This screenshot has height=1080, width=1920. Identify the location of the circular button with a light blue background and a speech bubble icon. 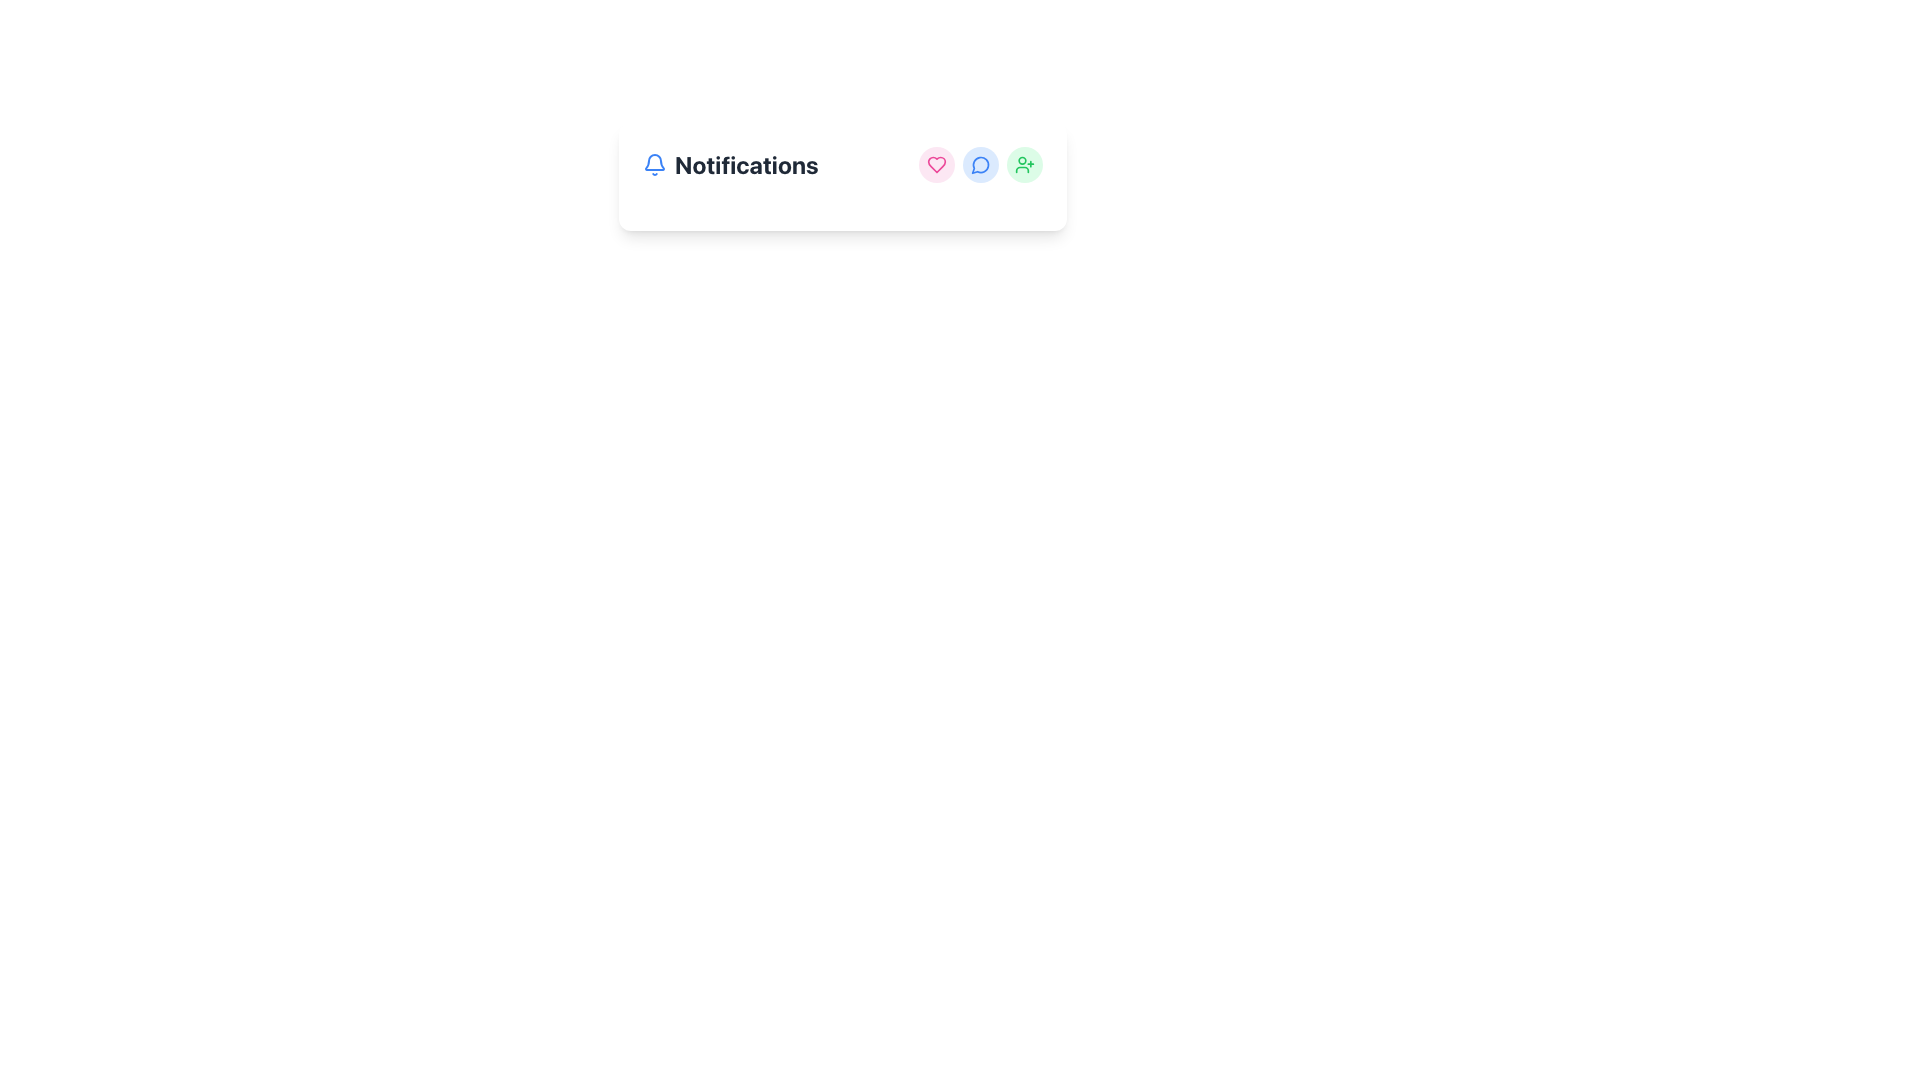
(980, 164).